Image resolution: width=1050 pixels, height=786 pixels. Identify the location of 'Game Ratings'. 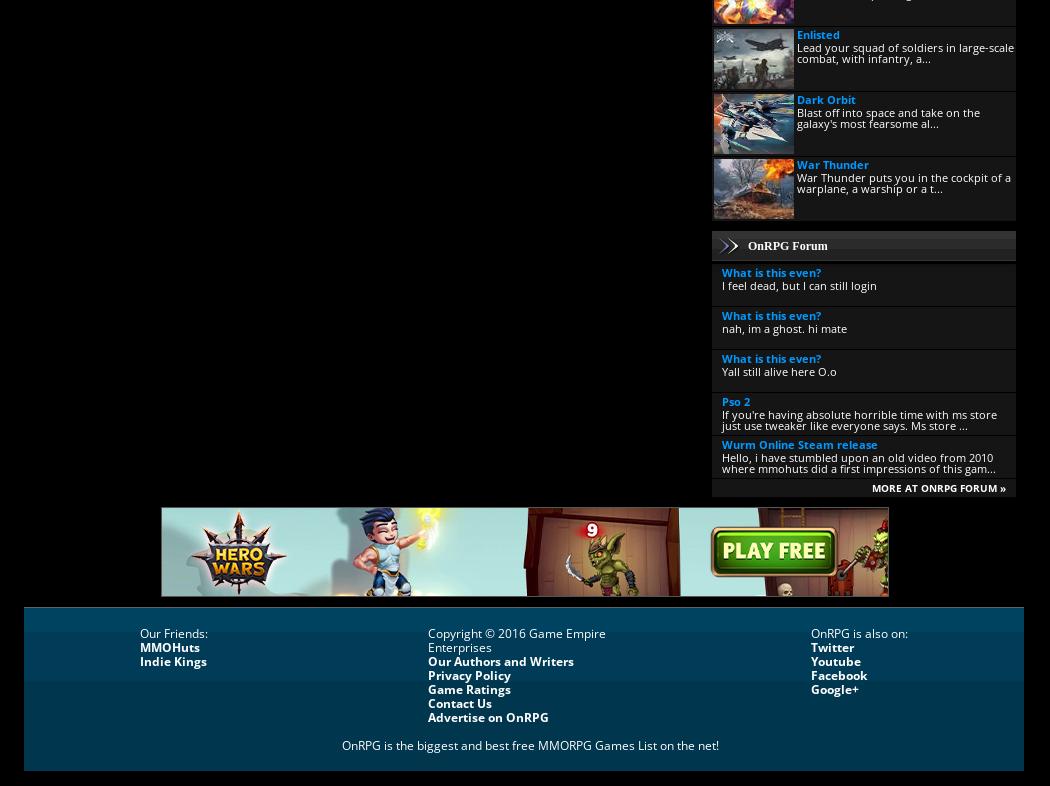
(469, 689).